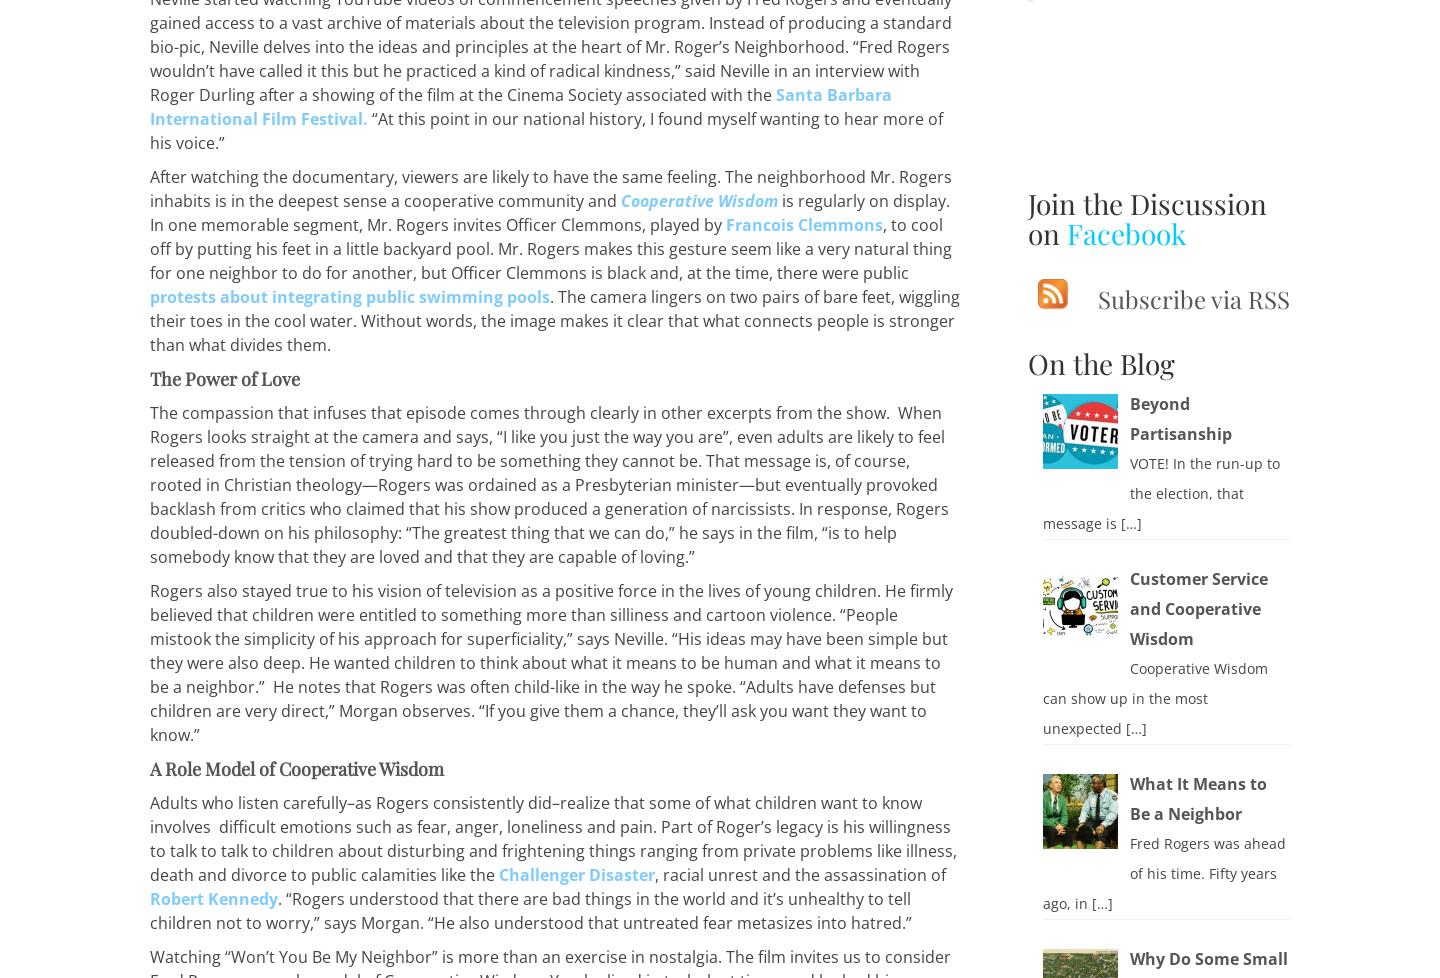 The width and height of the screenshot is (1440, 978). What do you see at coordinates (1041, 871) in the screenshot?
I see `'Fred Rogers was ahead of his time. Fifty years ago, in  […]'` at bounding box center [1041, 871].